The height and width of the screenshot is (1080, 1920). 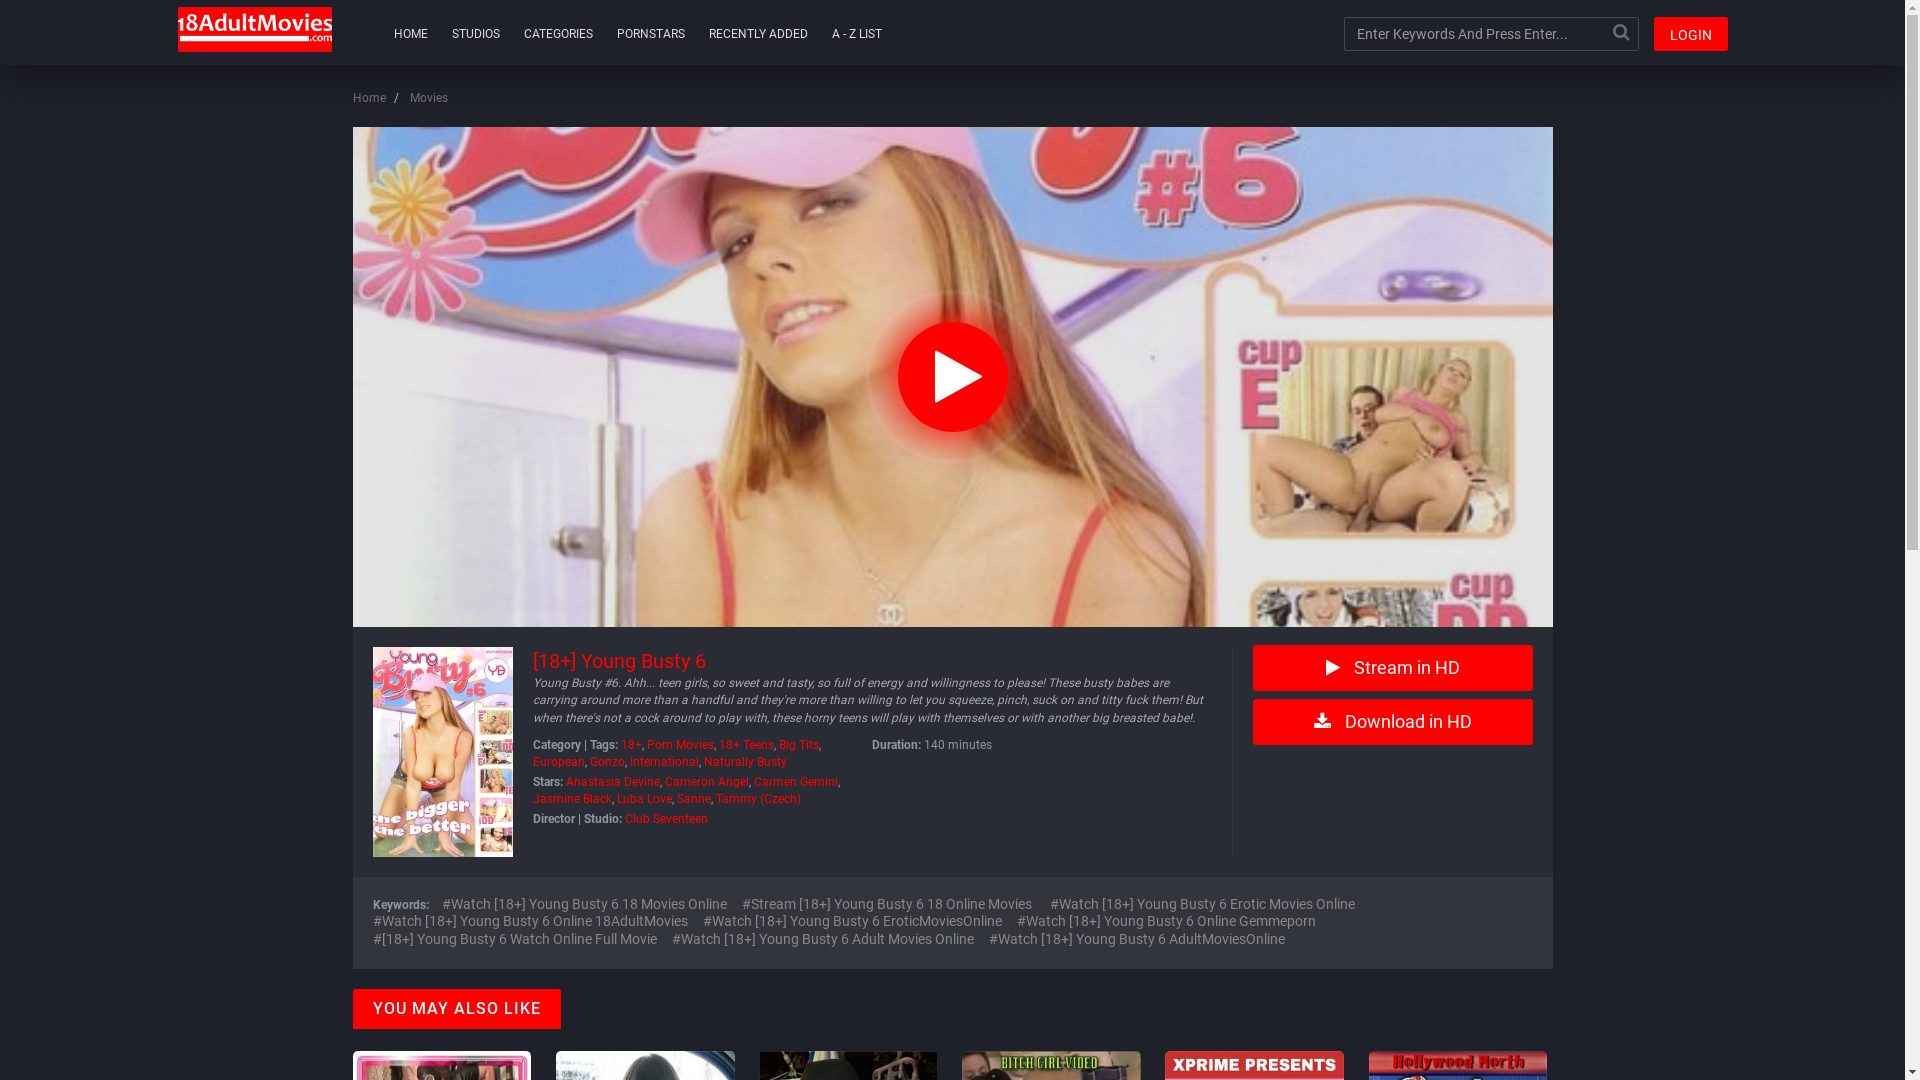 What do you see at coordinates (651, 34) in the screenshot?
I see `'PORNSTARS'` at bounding box center [651, 34].